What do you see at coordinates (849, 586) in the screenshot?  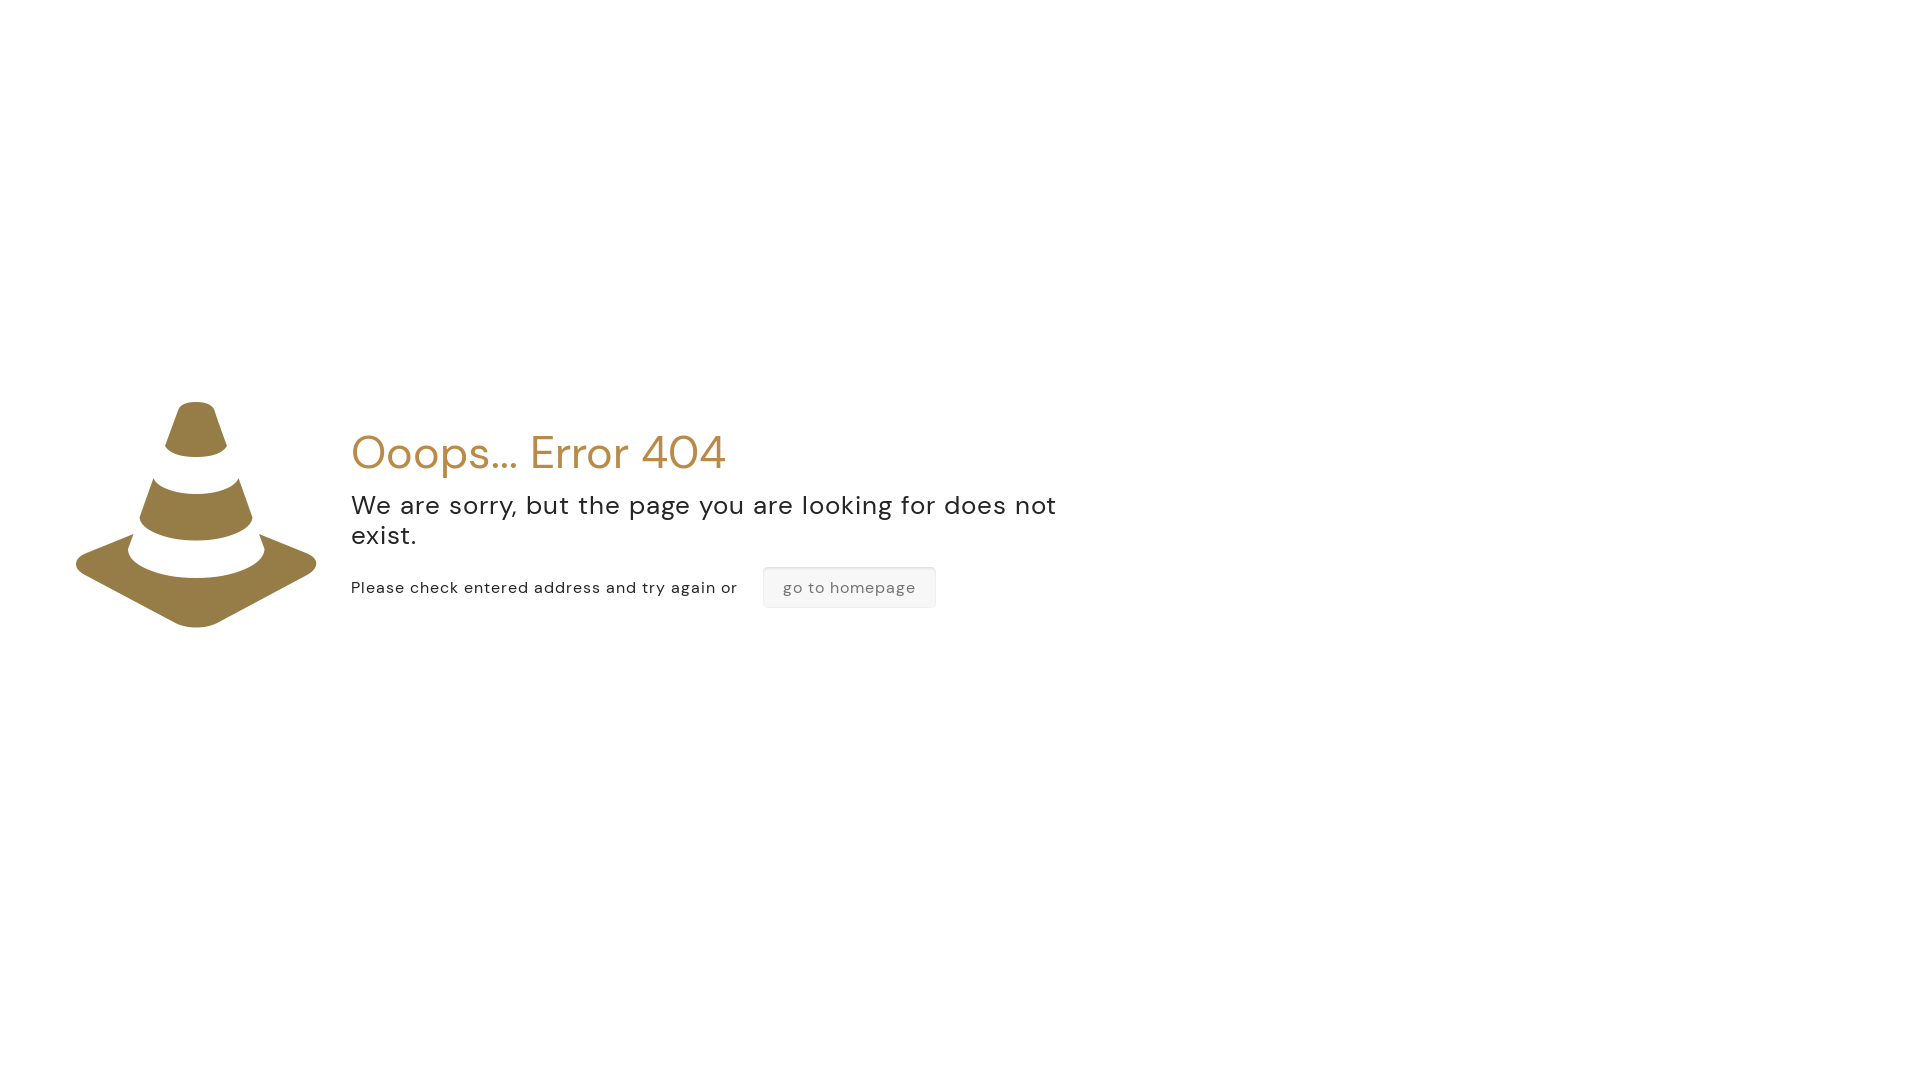 I see `'go to homepage'` at bounding box center [849, 586].